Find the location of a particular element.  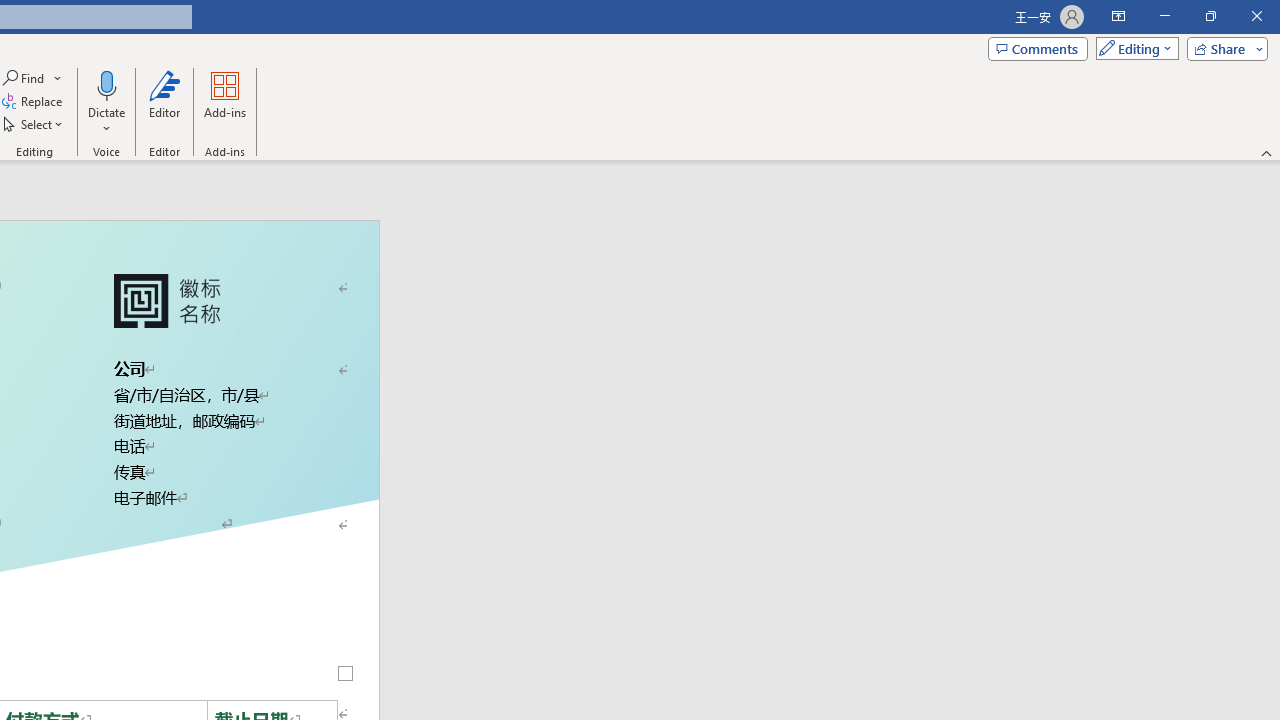

'Editor' is located at coordinates (164, 103).